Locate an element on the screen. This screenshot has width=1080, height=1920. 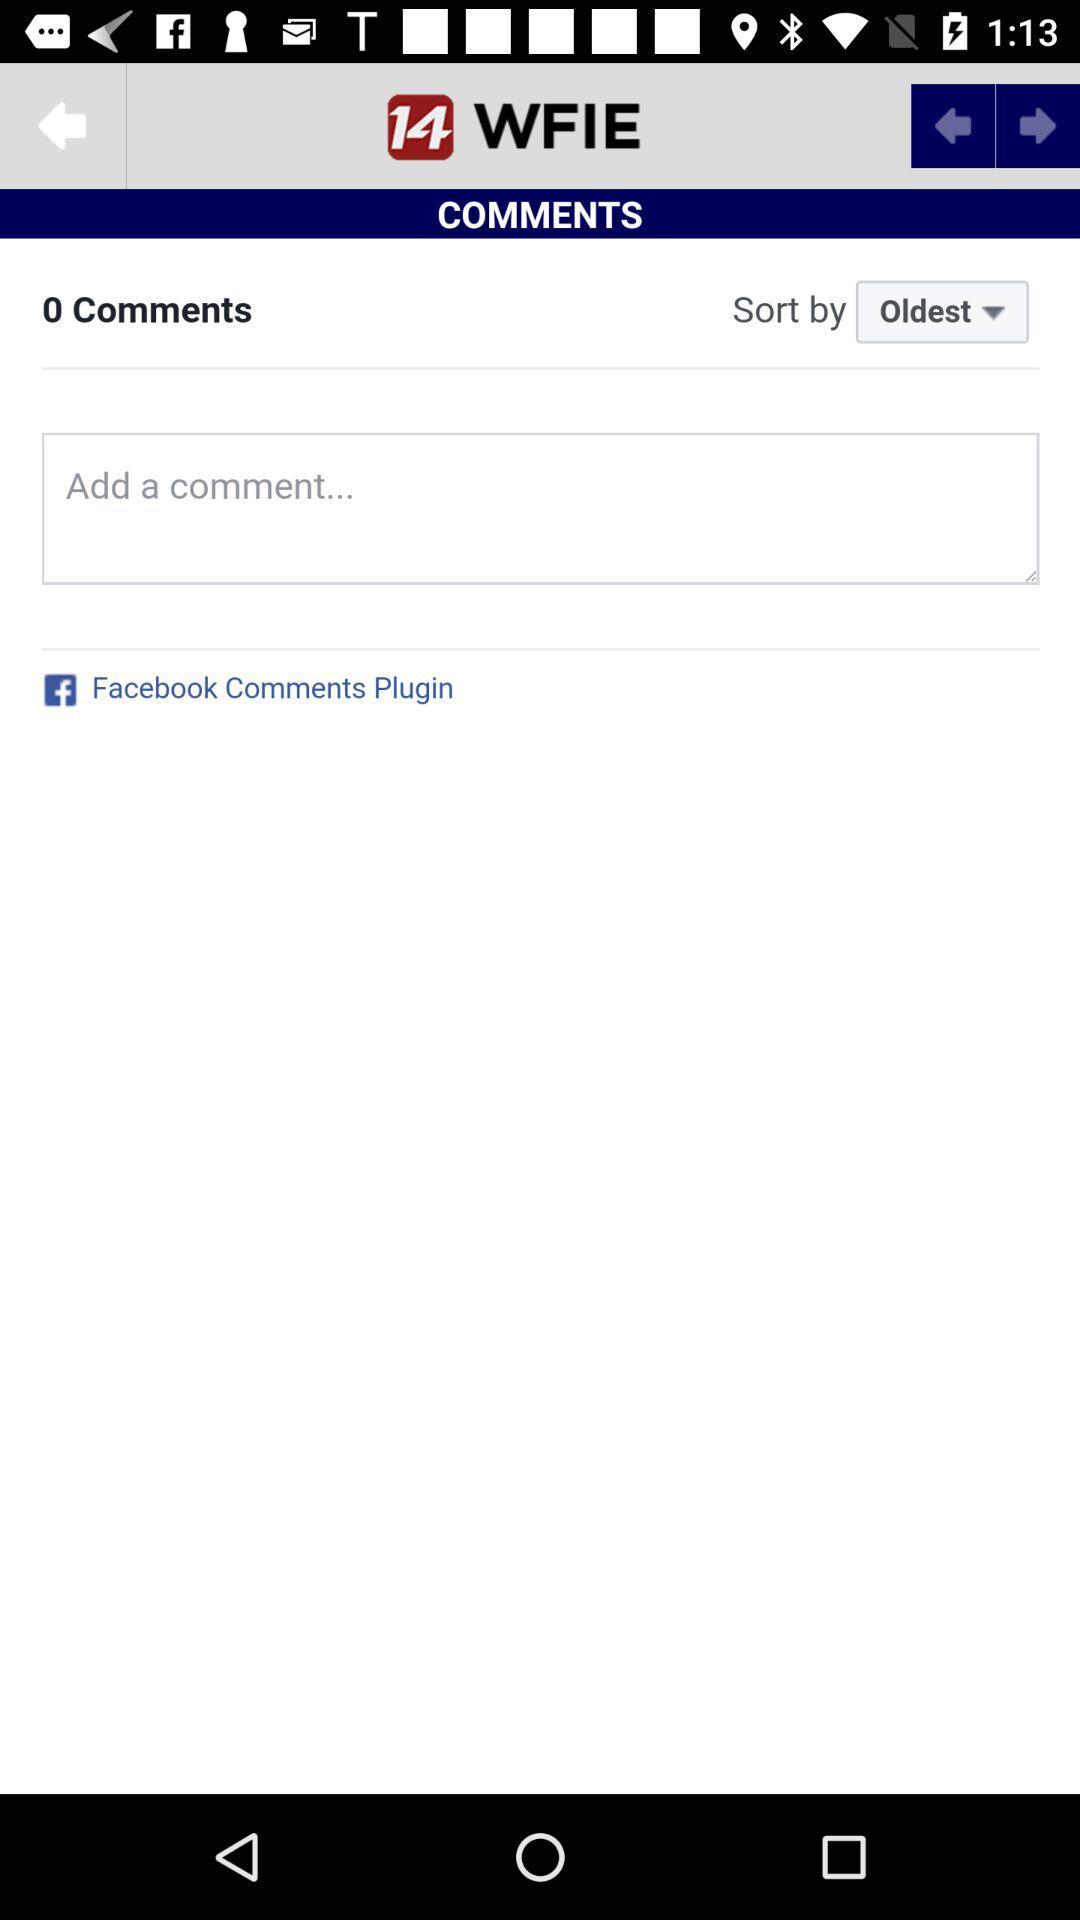
comment is located at coordinates (540, 1016).